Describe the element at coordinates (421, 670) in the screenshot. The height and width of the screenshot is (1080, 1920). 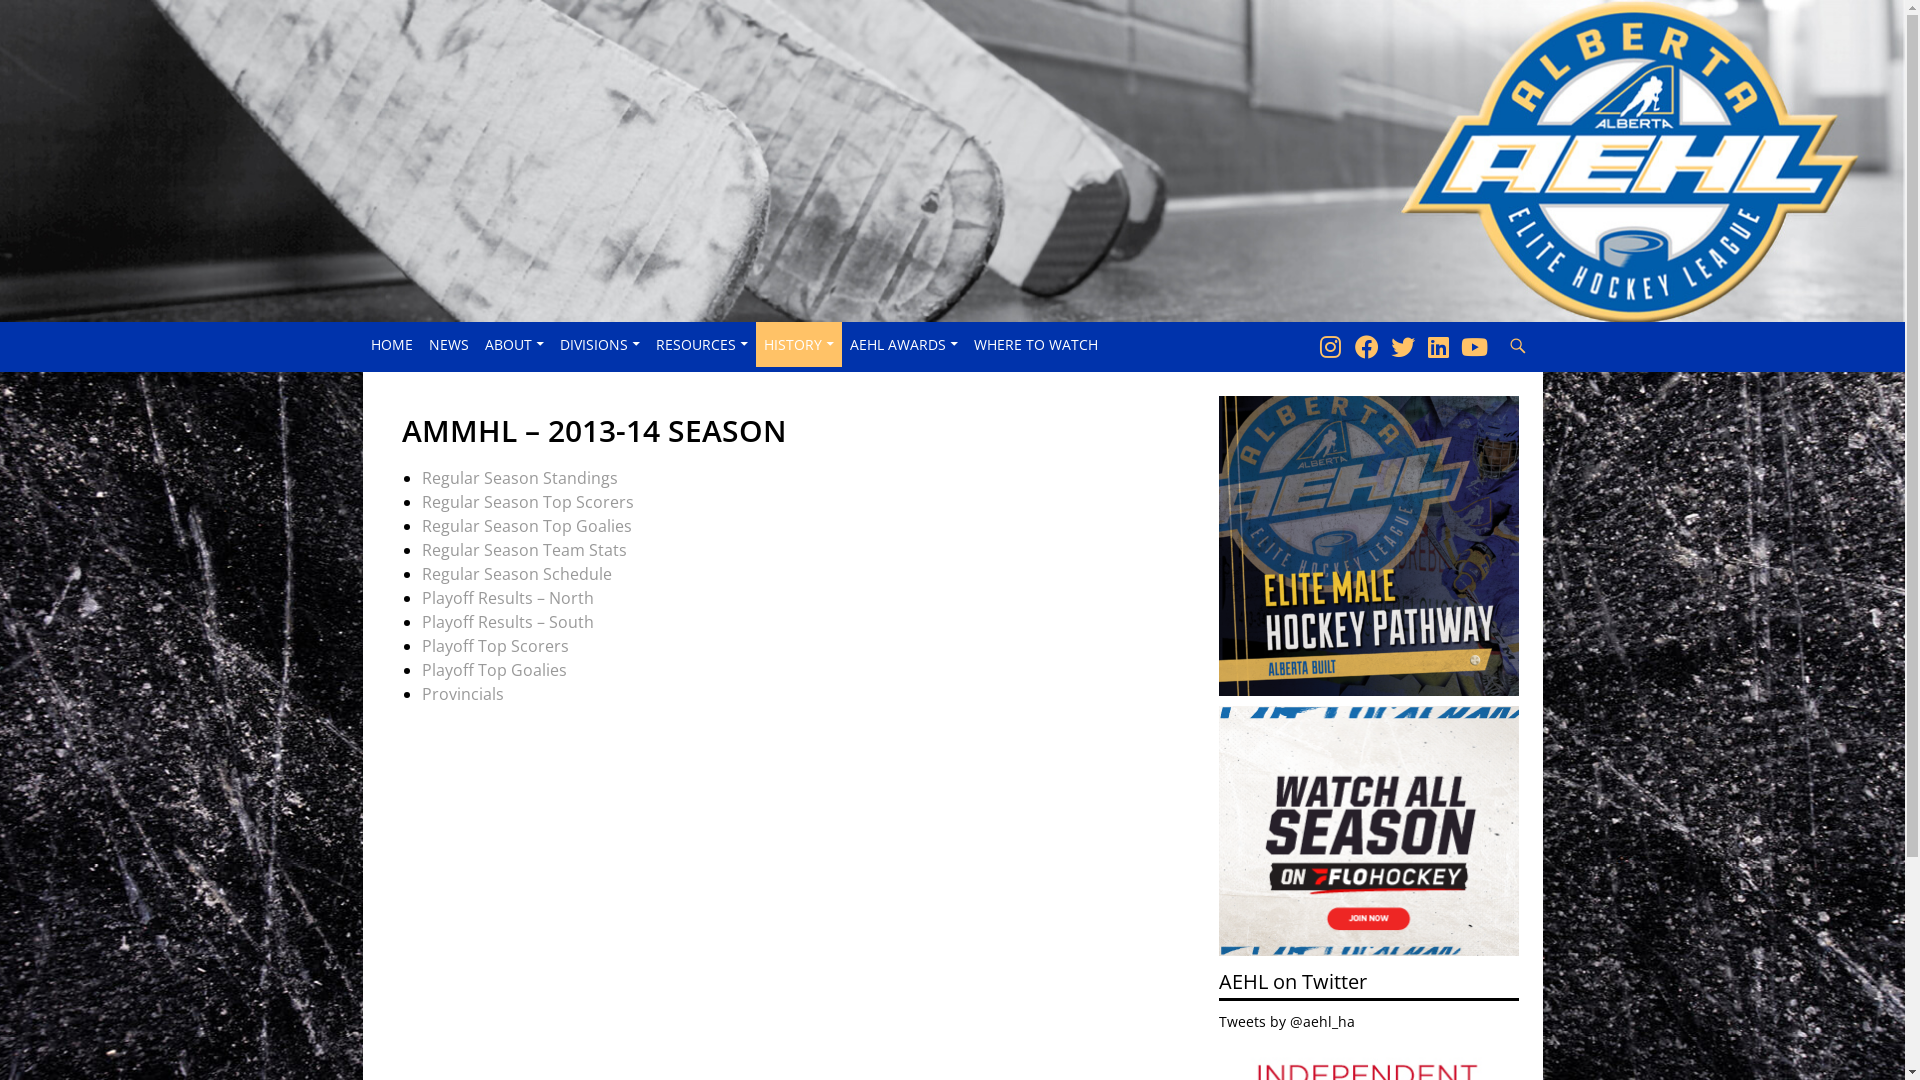
I see `'Playoff Top Goalies'` at that location.